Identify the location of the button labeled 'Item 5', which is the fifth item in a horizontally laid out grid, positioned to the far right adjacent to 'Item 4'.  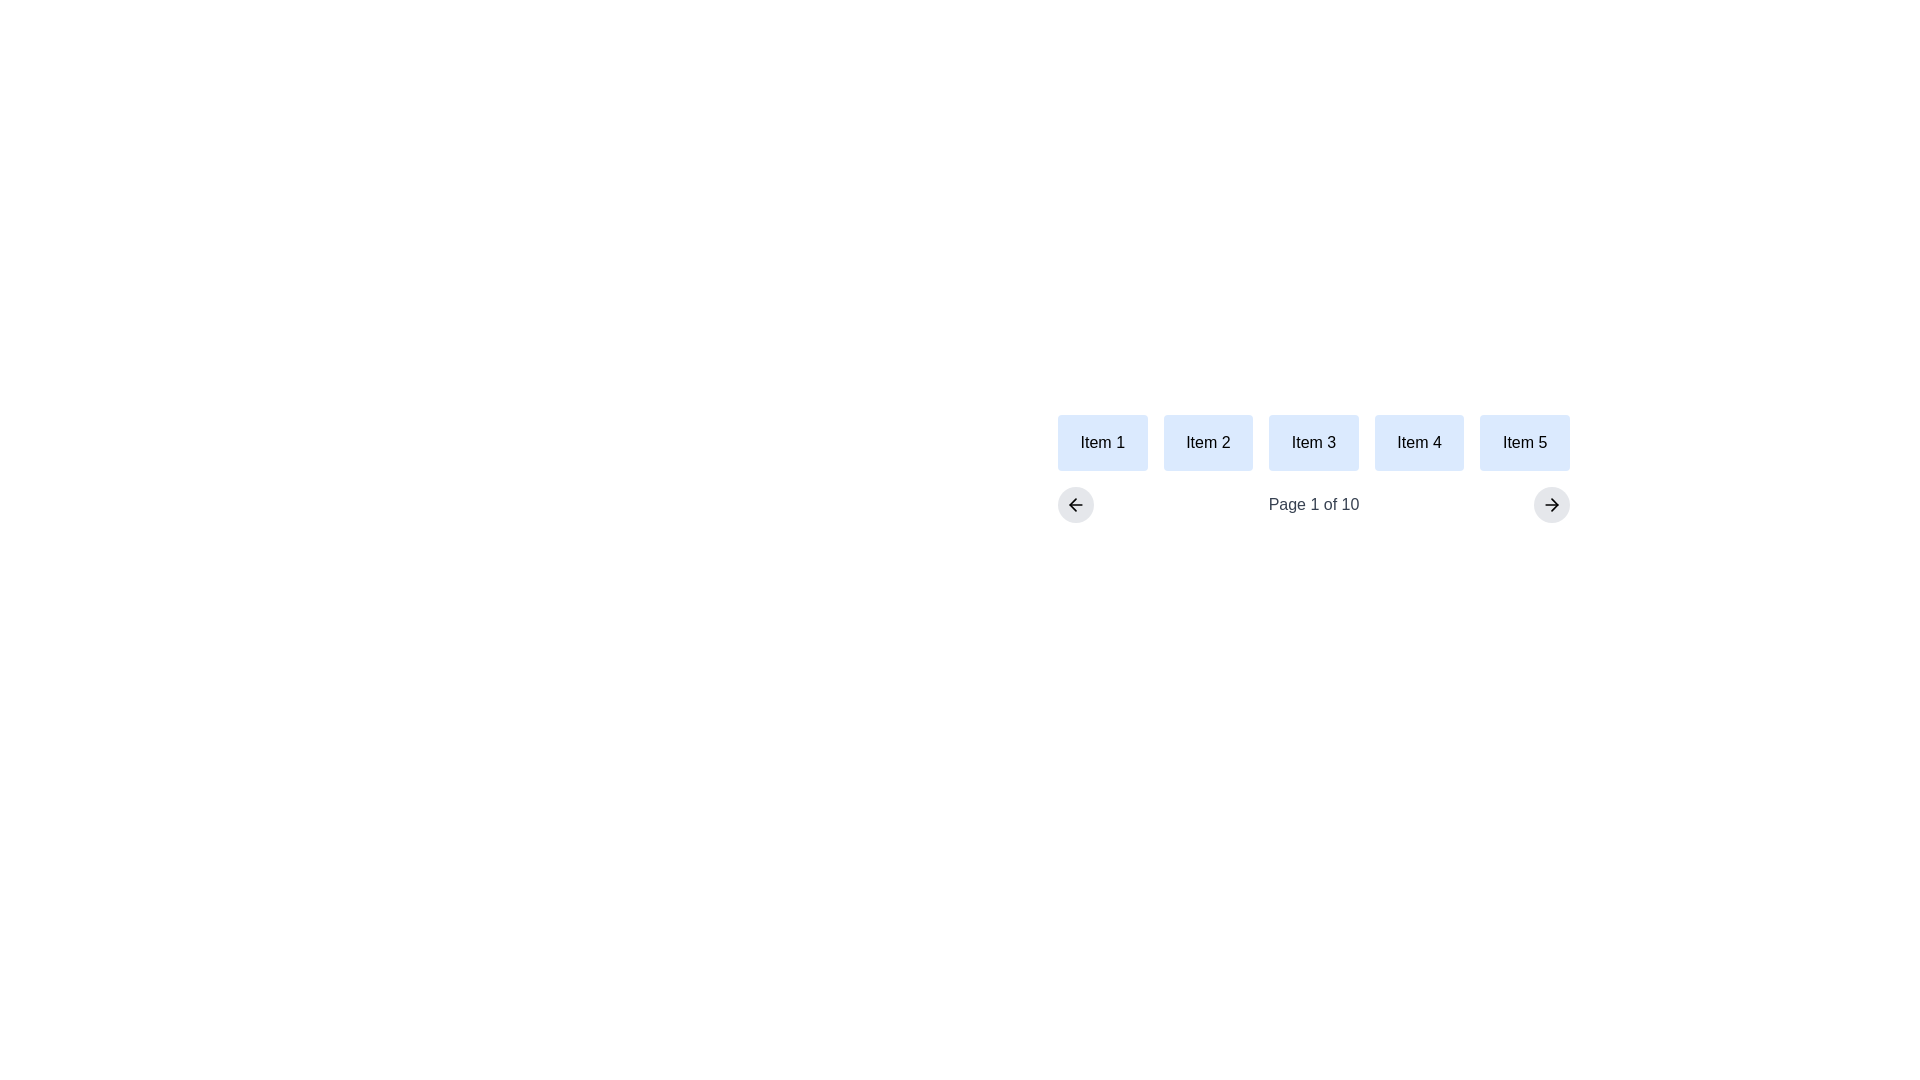
(1524, 442).